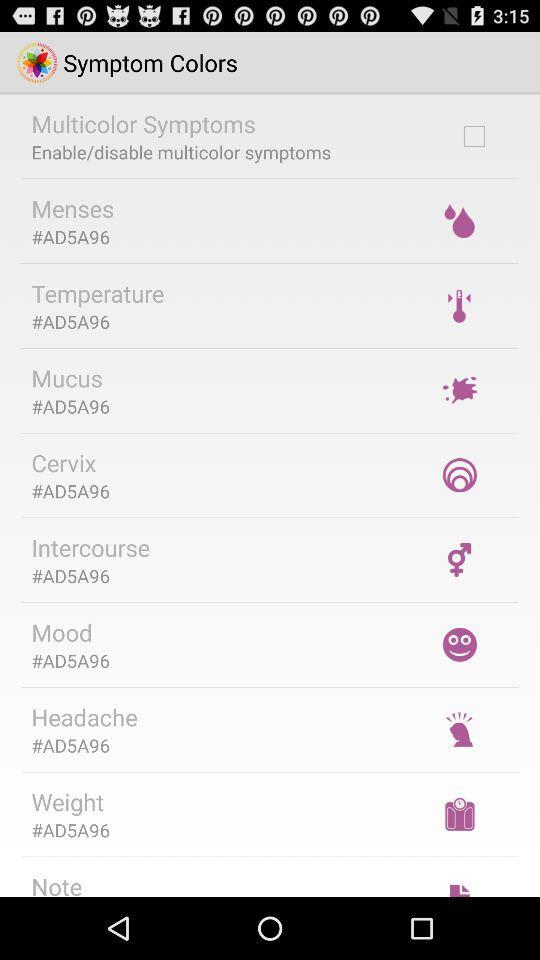  Describe the element at coordinates (473, 135) in the screenshot. I see `item to the right of enable disable multicolor app` at that location.